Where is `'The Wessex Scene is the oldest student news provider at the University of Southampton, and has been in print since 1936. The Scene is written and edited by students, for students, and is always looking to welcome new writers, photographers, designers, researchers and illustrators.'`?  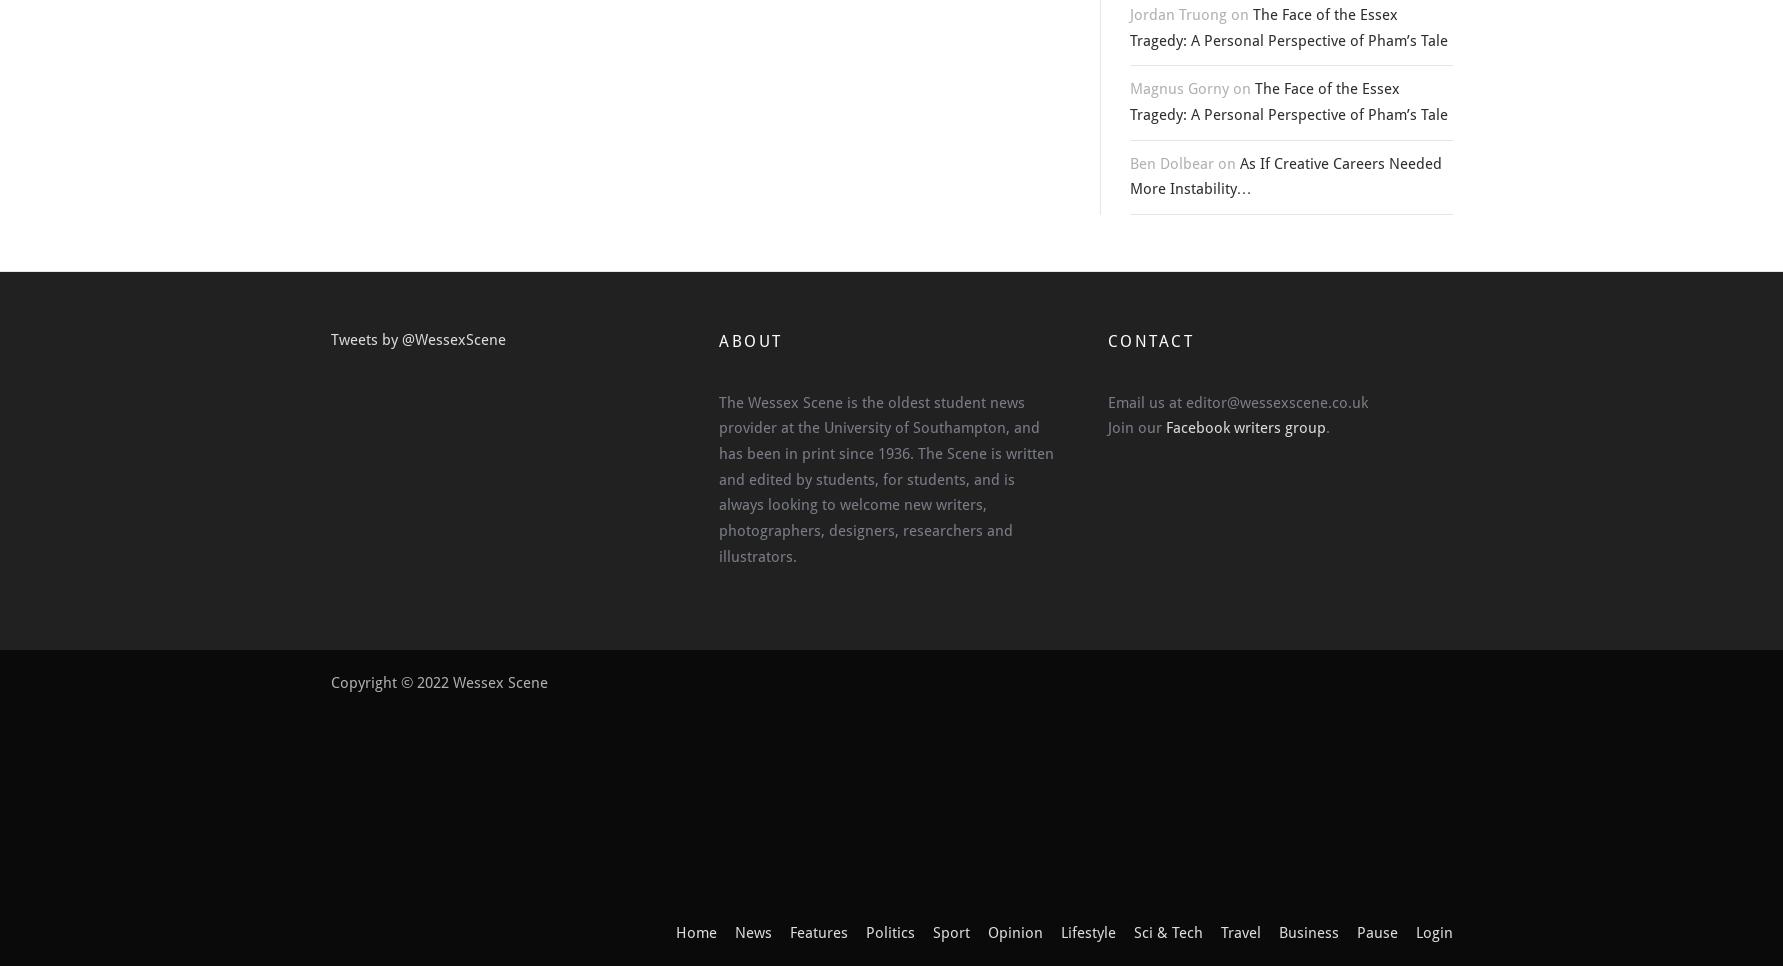
'The Wessex Scene is the oldest student news provider at the University of Southampton, and has been in print since 1936. The Scene is written and edited by students, for students, and is always looking to welcome new writers, photographers, designers, researchers and illustrators.' is located at coordinates (886, 479).